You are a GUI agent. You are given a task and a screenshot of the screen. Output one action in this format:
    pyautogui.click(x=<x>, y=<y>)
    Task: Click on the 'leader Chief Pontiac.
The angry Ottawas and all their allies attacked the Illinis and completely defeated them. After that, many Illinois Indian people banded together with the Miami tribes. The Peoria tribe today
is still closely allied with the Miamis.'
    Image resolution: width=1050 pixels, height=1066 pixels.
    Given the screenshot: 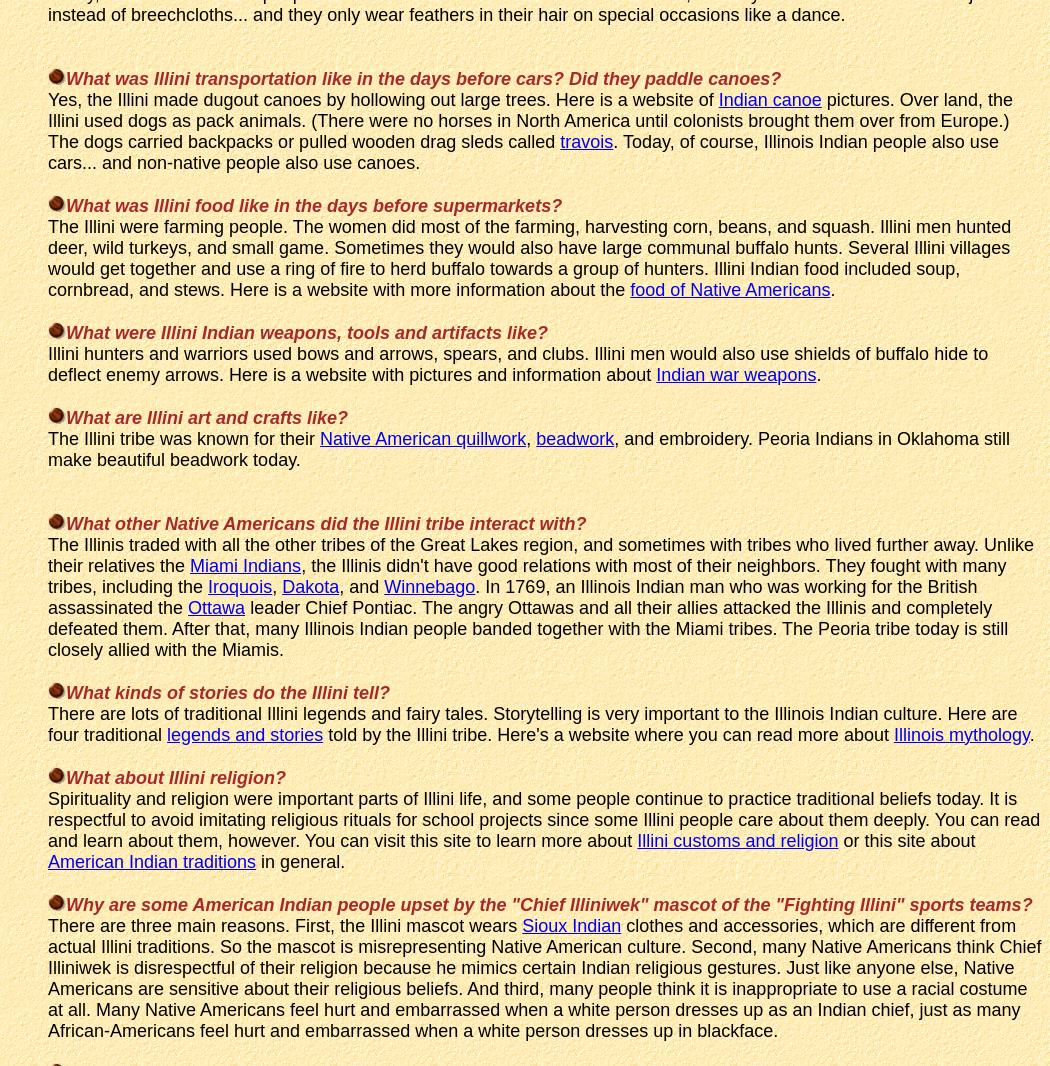 What is the action you would take?
    pyautogui.click(x=46, y=626)
    